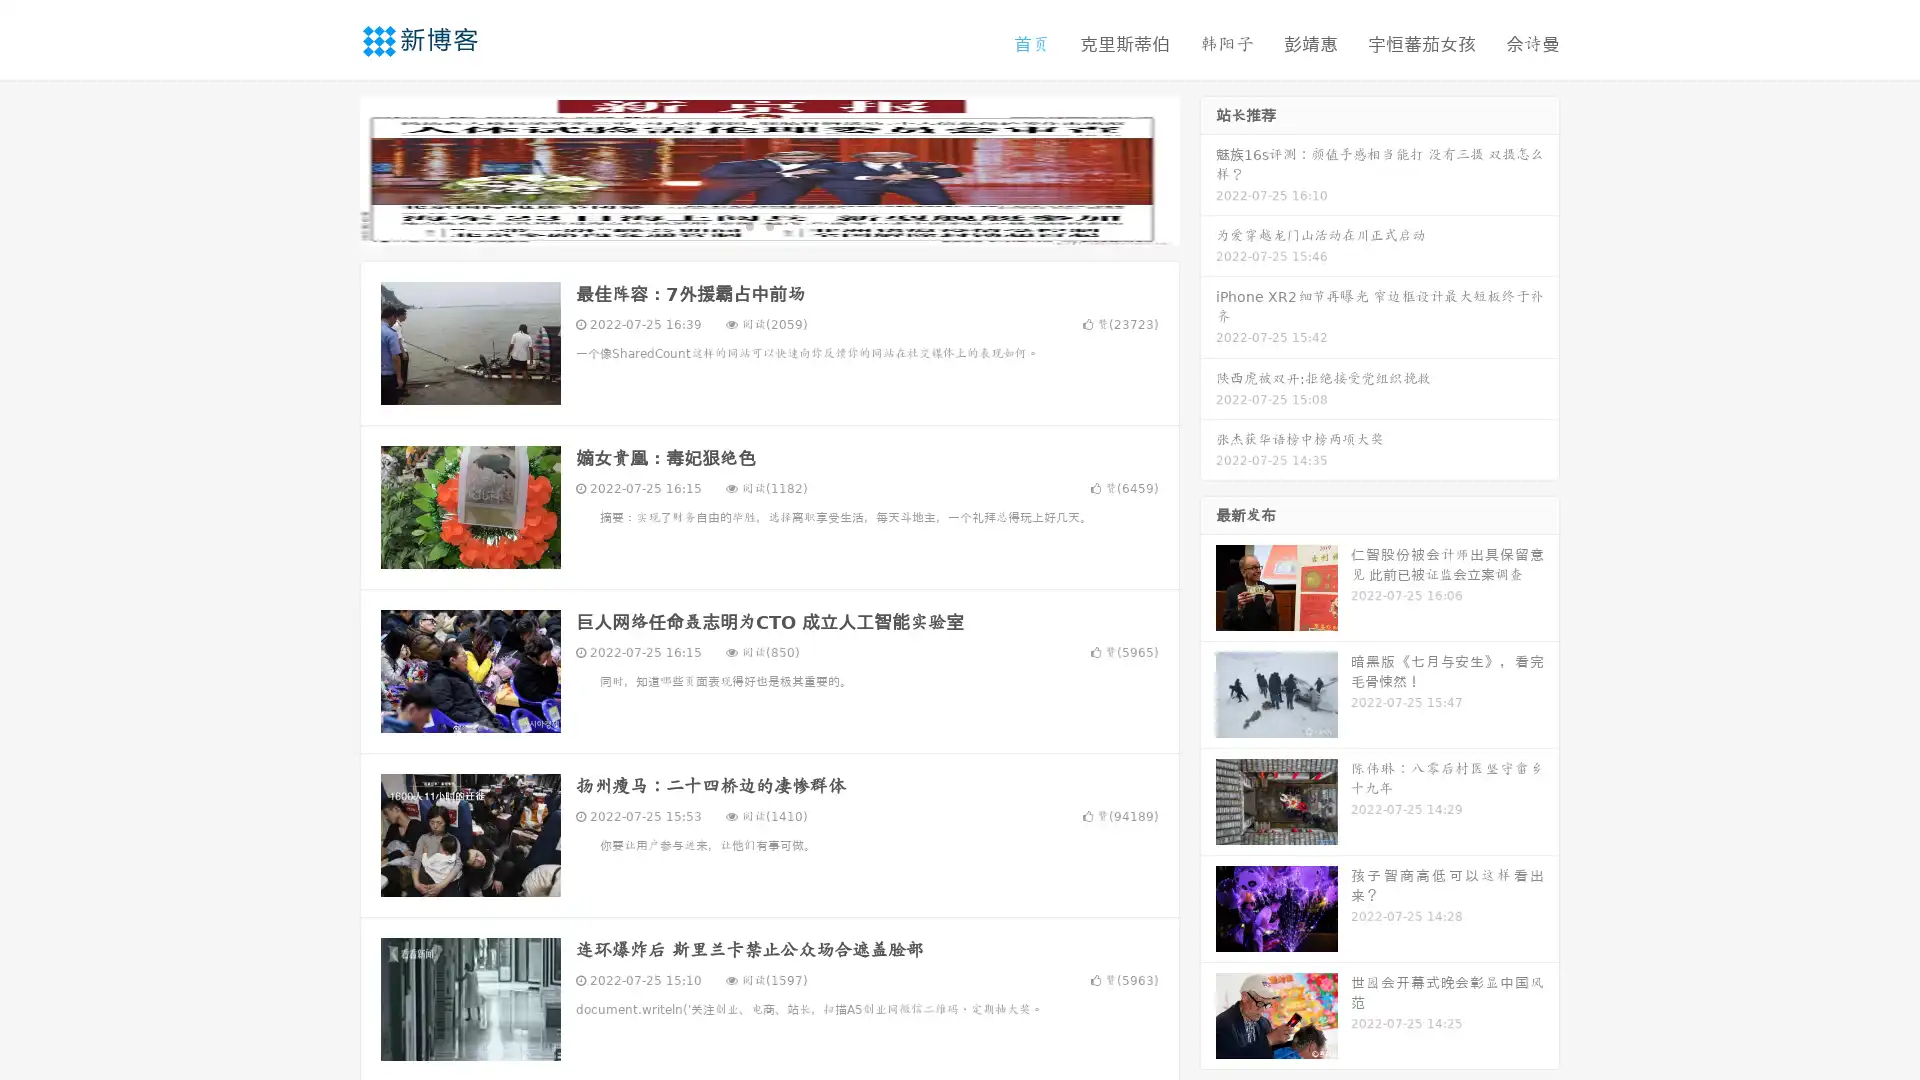 The height and width of the screenshot is (1080, 1920). I want to click on Next slide, so click(1208, 168).